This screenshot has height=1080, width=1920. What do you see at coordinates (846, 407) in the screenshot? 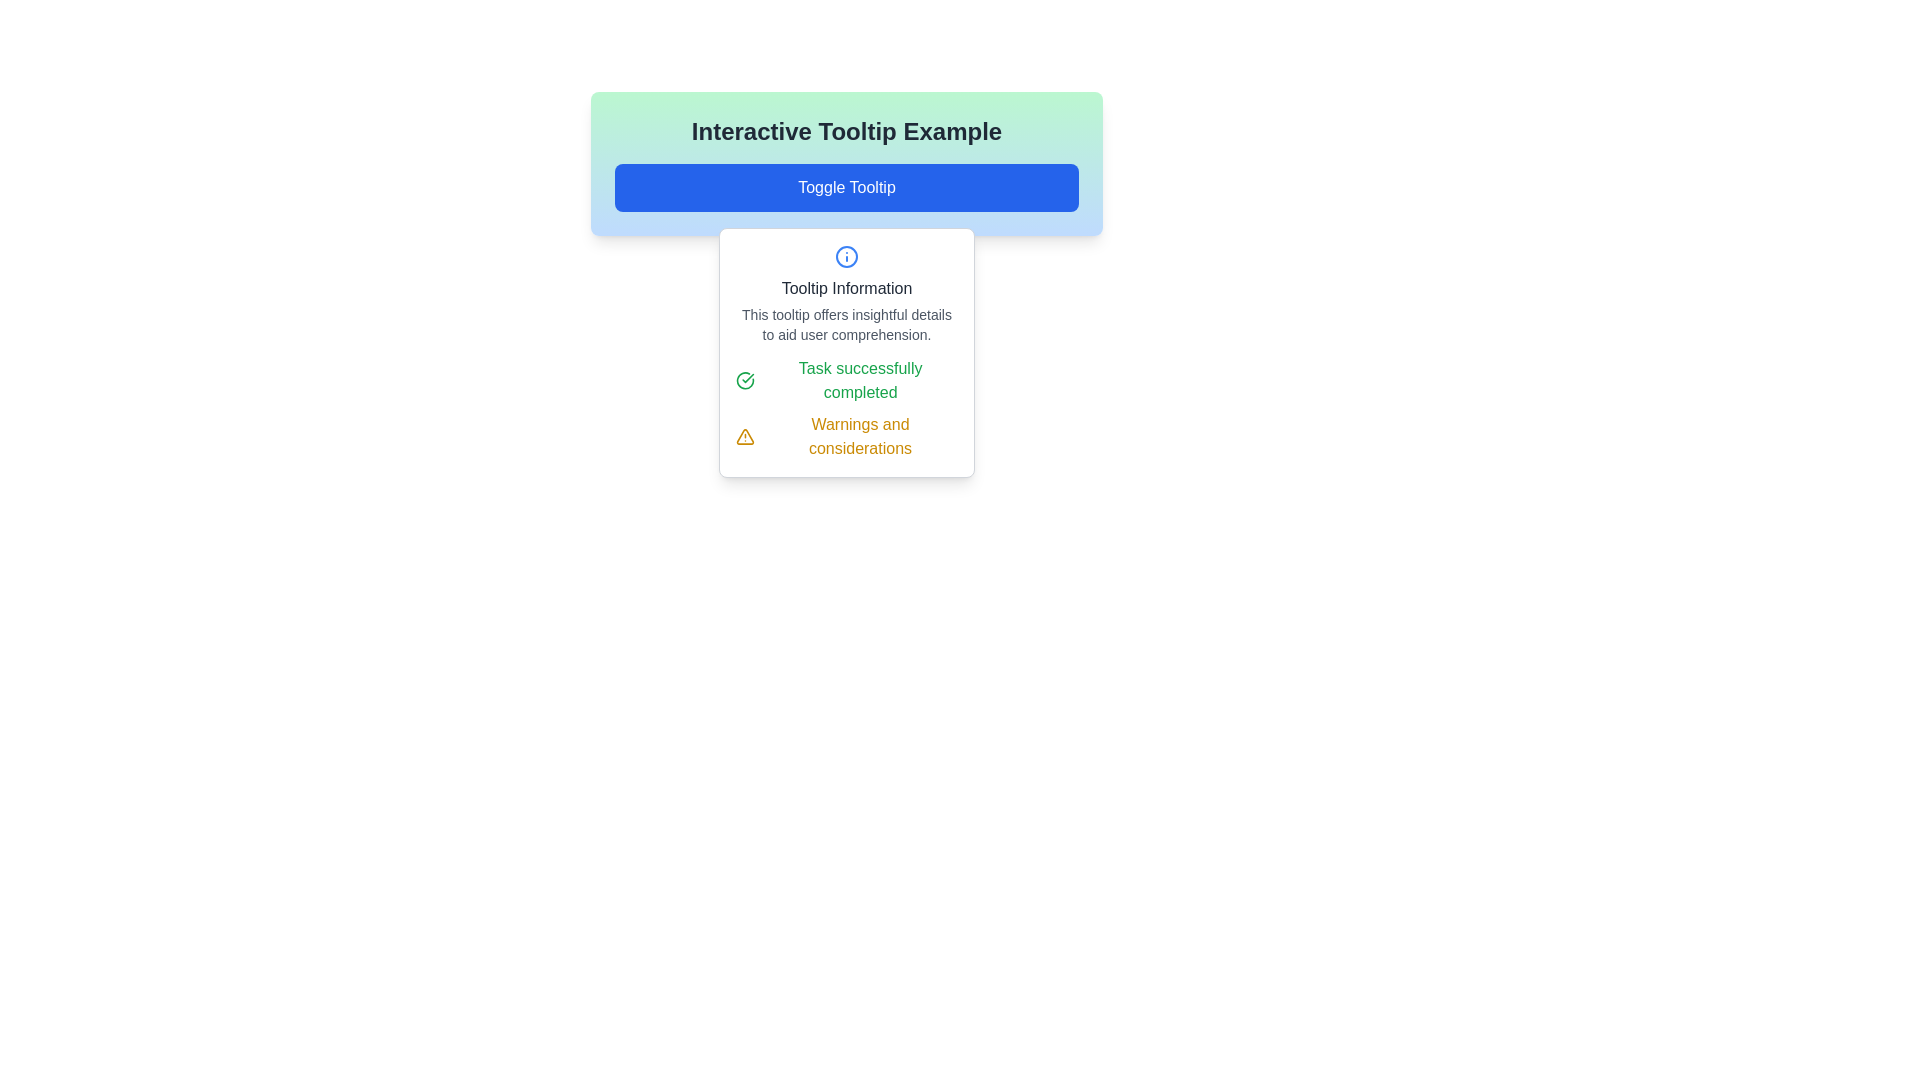
I see `the green checkmark icon in the informational status display indicating 'Task successfully completed'` at bounding box center [846, 407].